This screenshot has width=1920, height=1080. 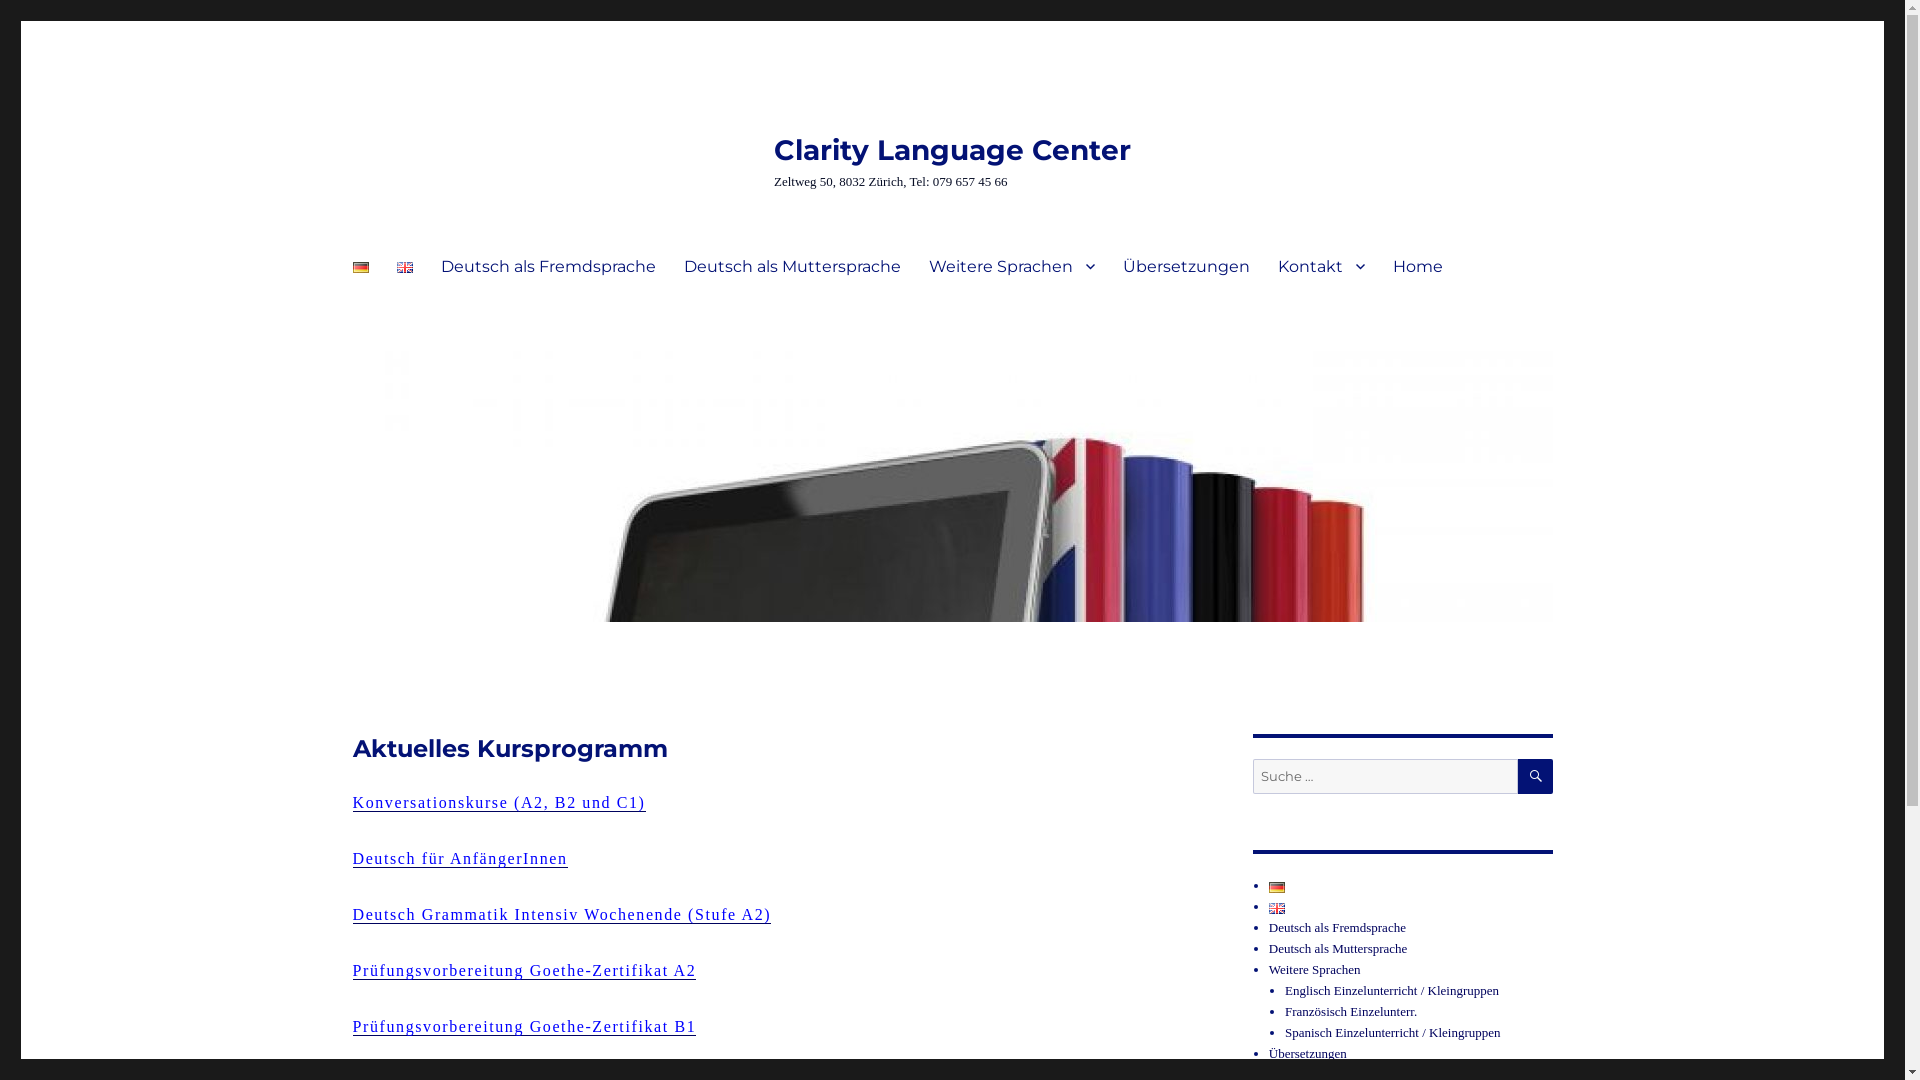 What do you see at coordinates (951, 149) in the screenshot?
I see `'Clarity Language Center'` at bounding box center [951, 149].